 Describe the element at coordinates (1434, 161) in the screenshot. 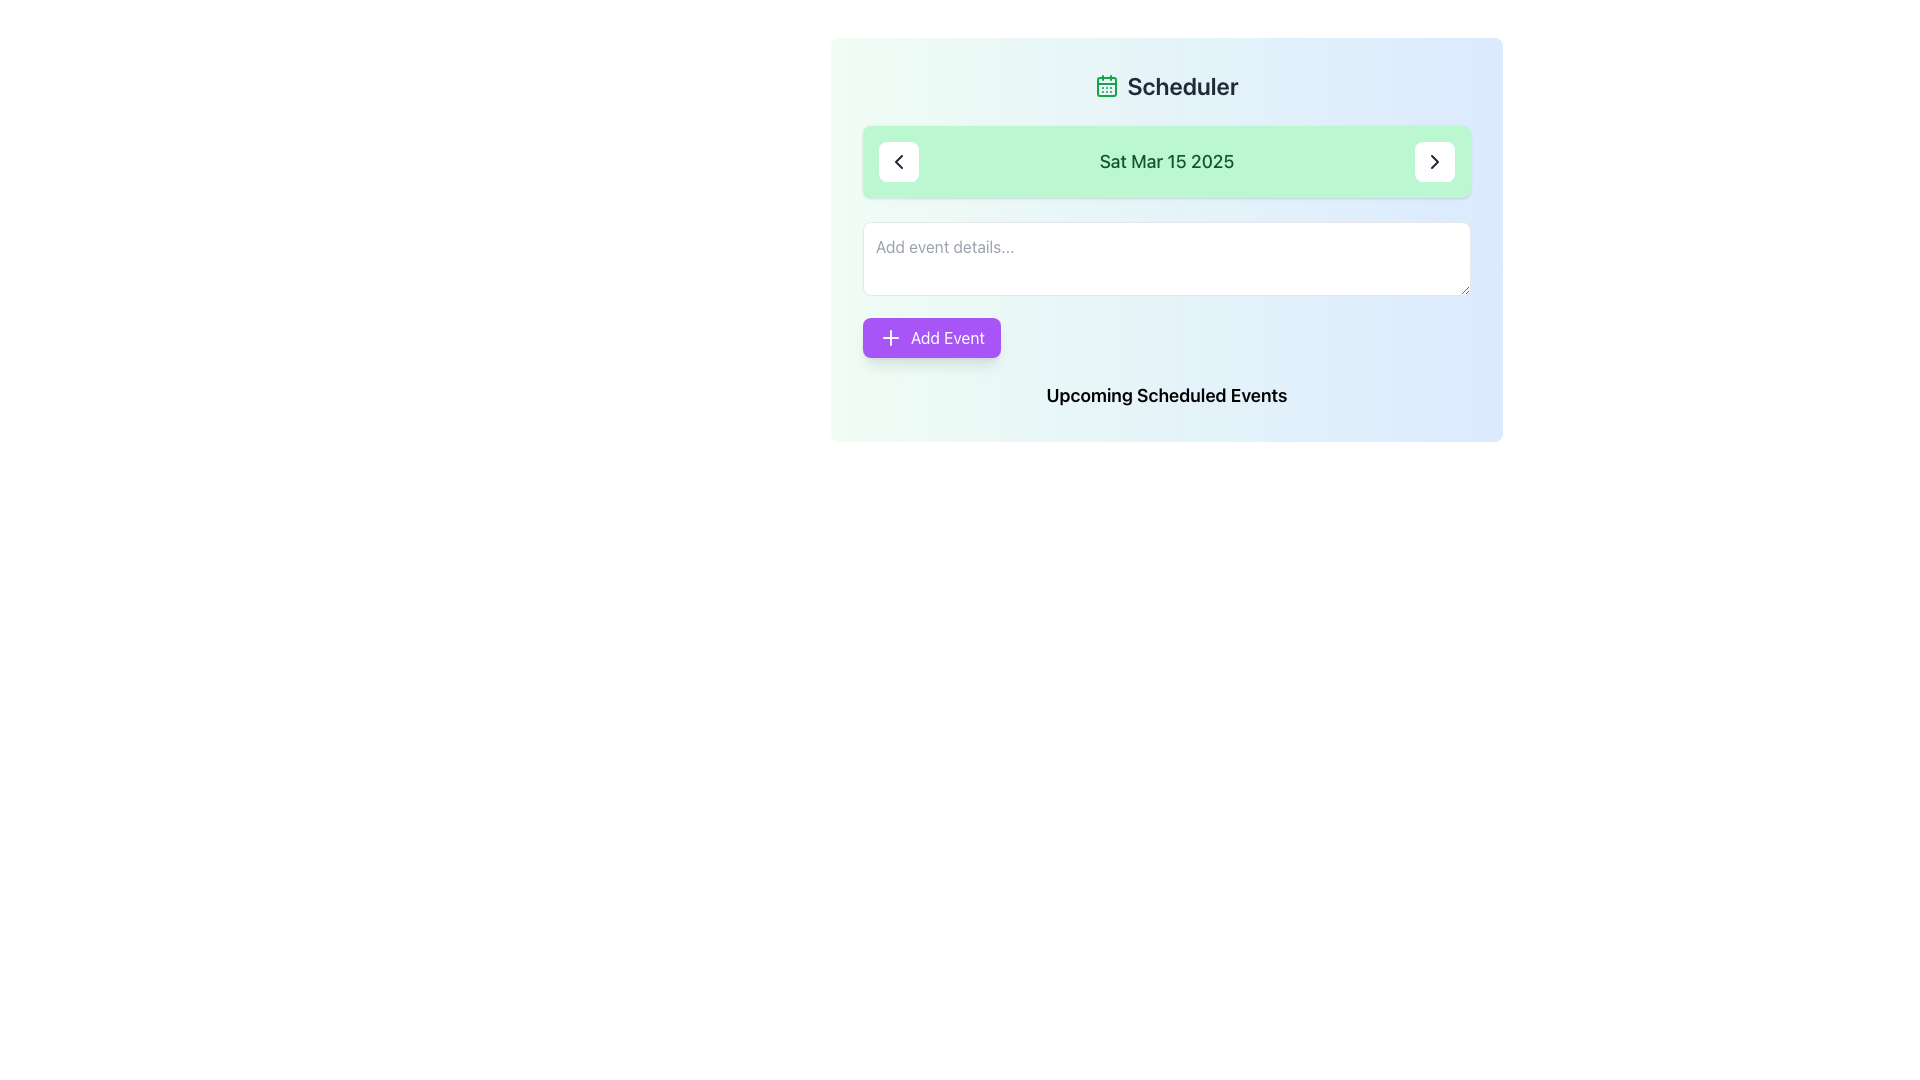

I see `the right-facing chevron SVG icon located inside the light green button on the right side of the scheduler's date display section` at that location.